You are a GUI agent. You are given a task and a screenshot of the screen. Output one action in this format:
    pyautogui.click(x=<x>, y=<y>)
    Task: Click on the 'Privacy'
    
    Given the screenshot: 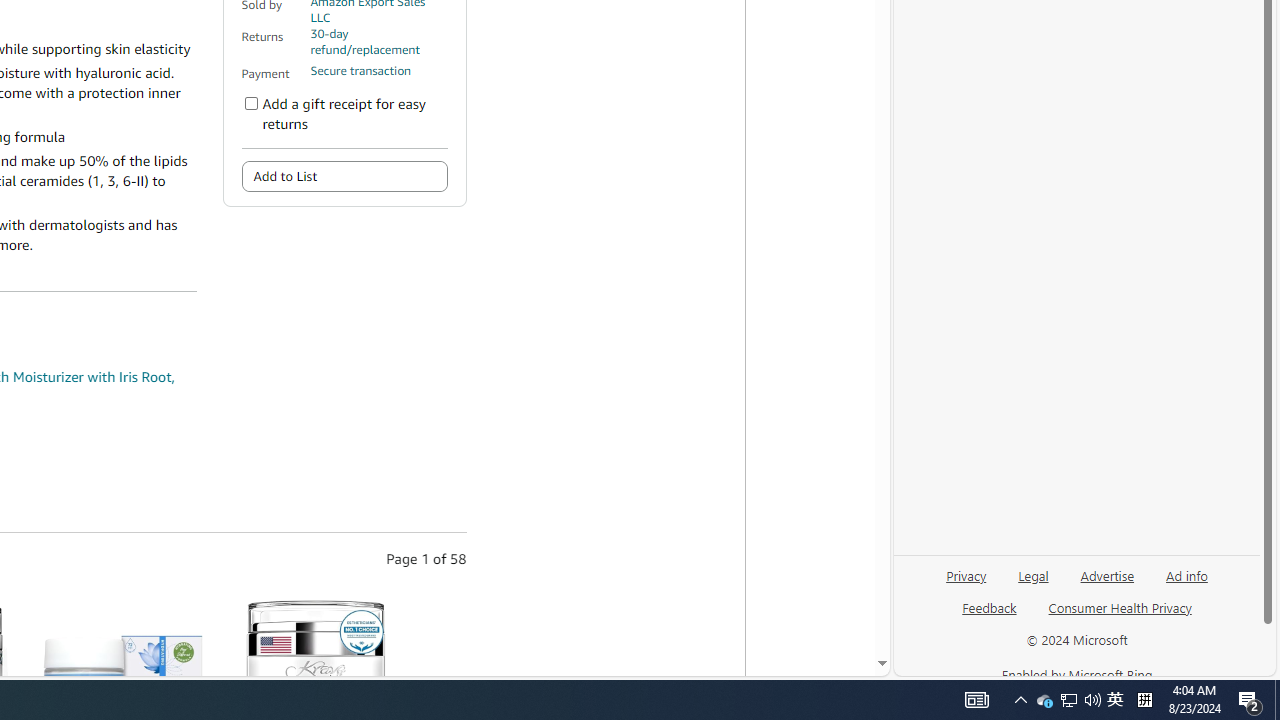 What is the action you would take?
    pyautogui.click(x=966, y=574)
    